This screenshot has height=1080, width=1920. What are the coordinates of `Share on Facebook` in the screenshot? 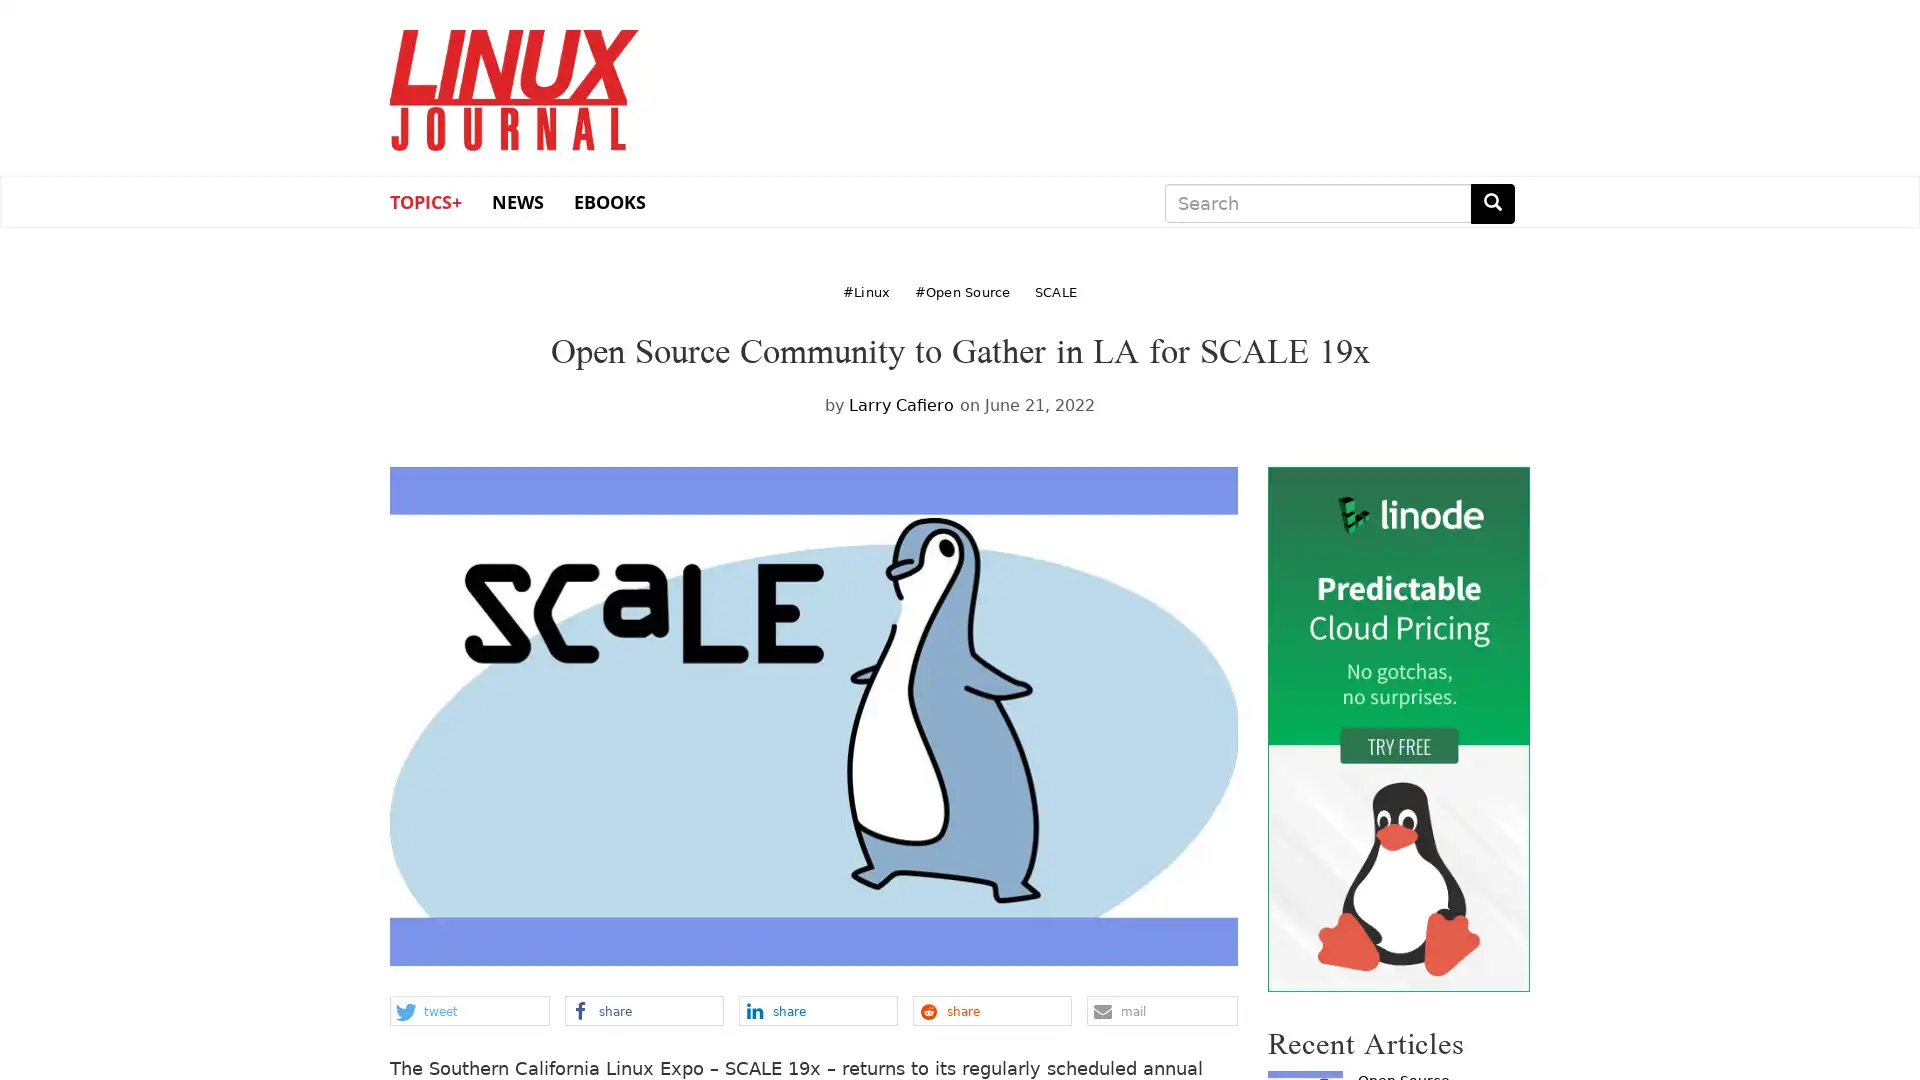 It's located at (643, 1010).